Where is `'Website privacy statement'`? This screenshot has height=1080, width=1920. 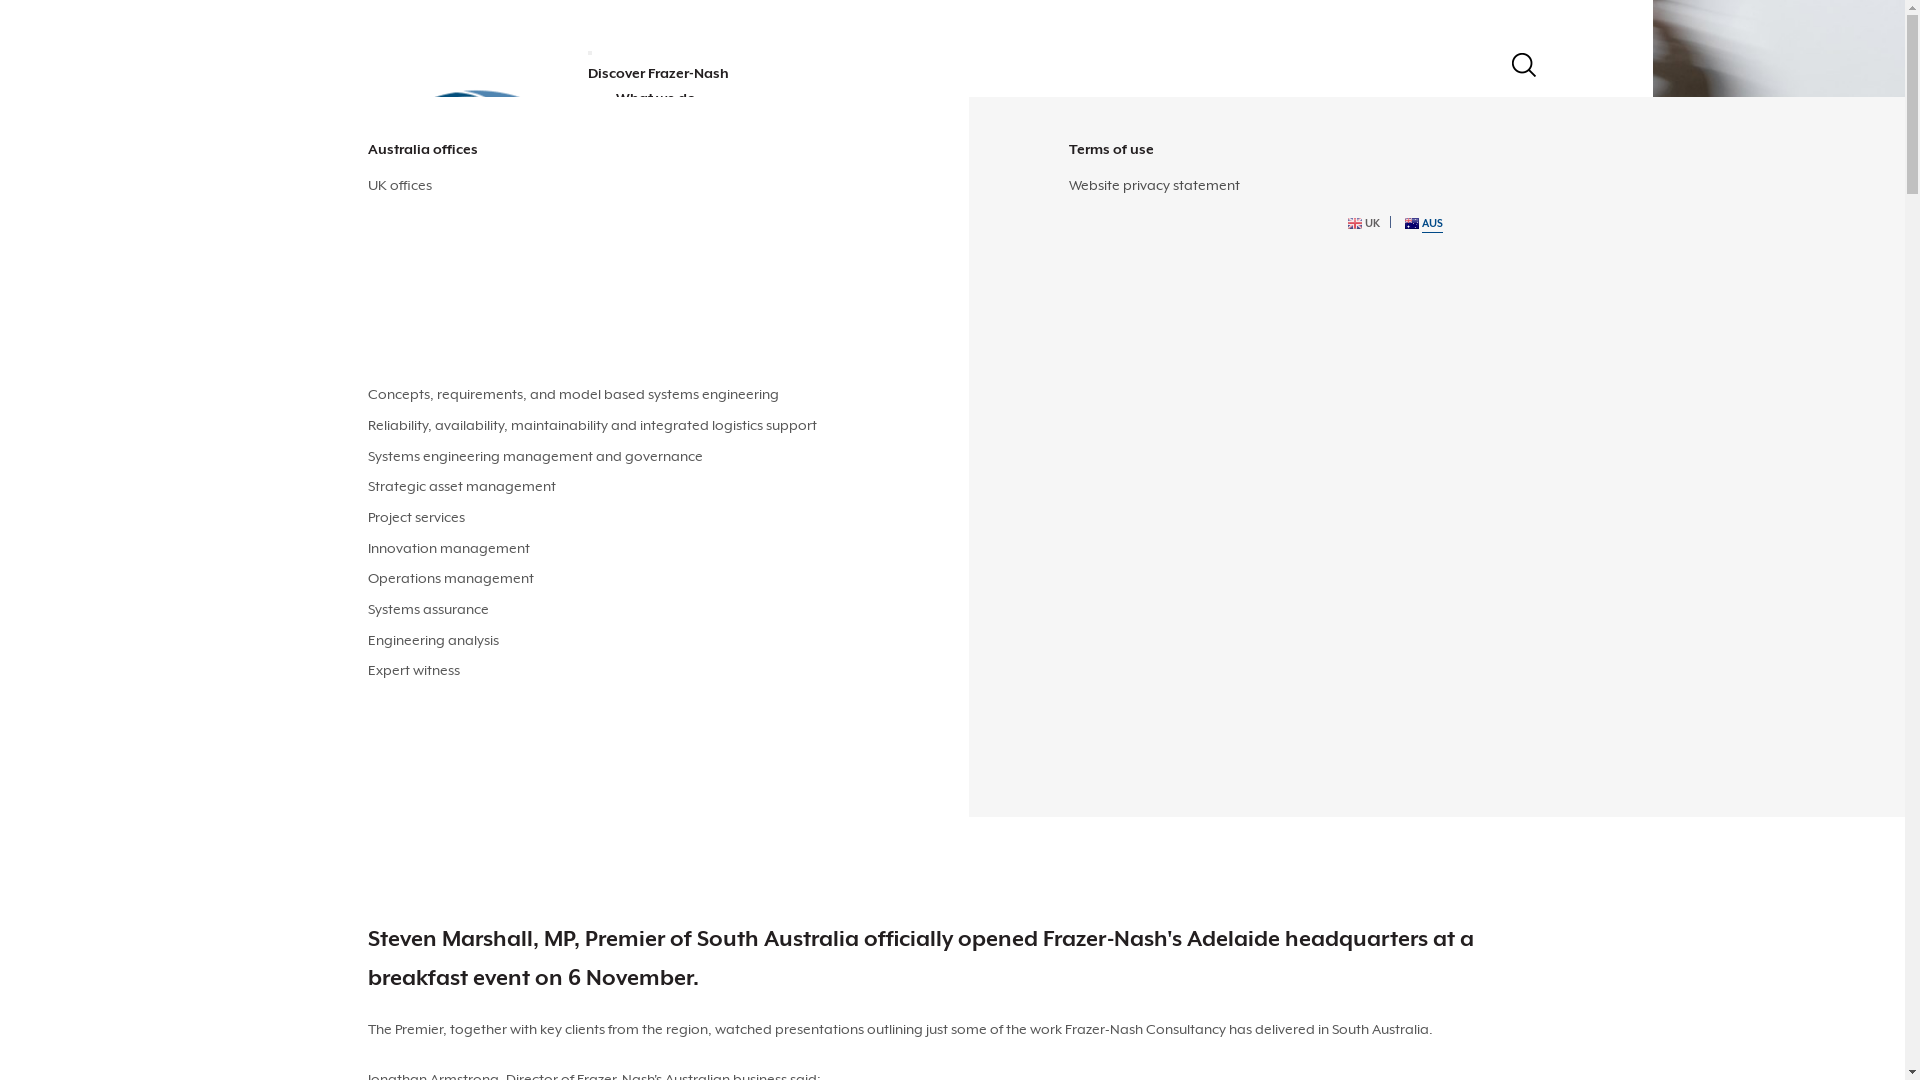 'Website privacy statement' is located at coordinates (1154, 185).